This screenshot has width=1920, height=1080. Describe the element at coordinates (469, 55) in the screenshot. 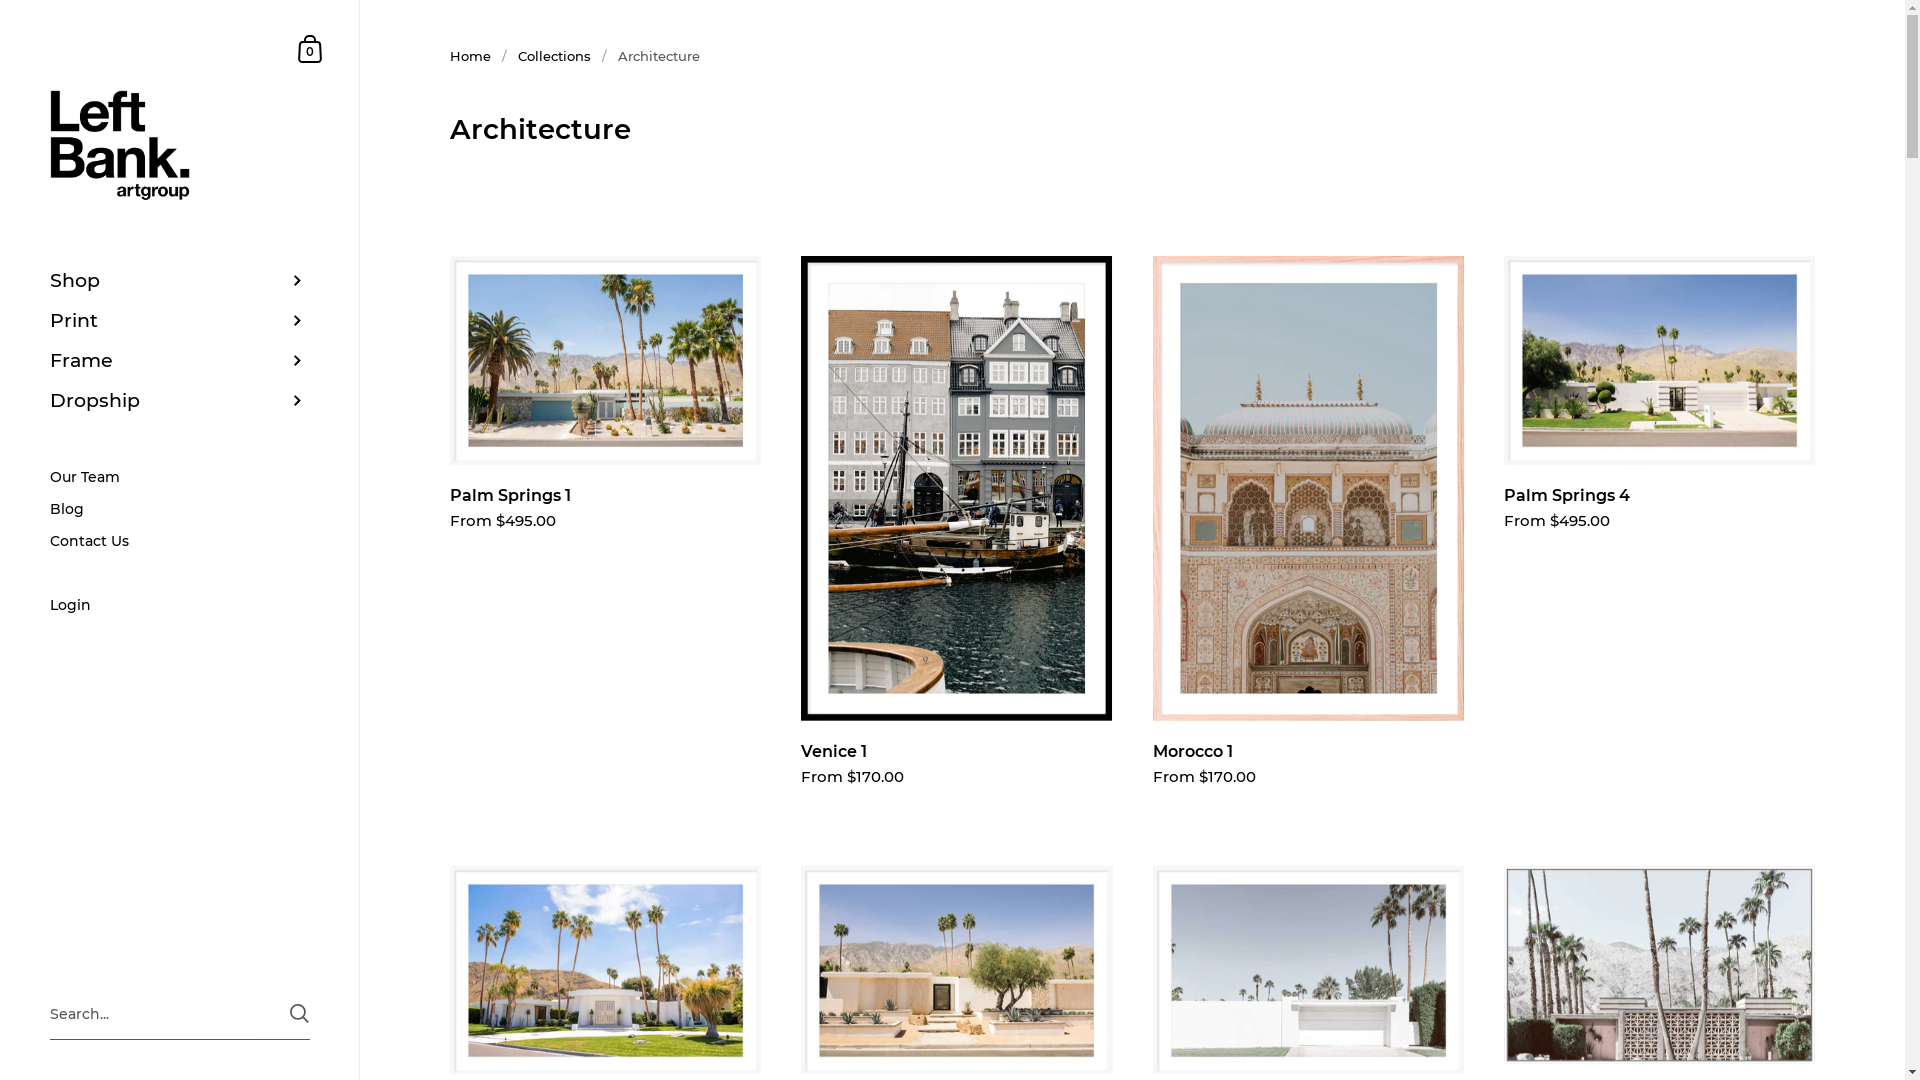

I see `'Home'` at that location.